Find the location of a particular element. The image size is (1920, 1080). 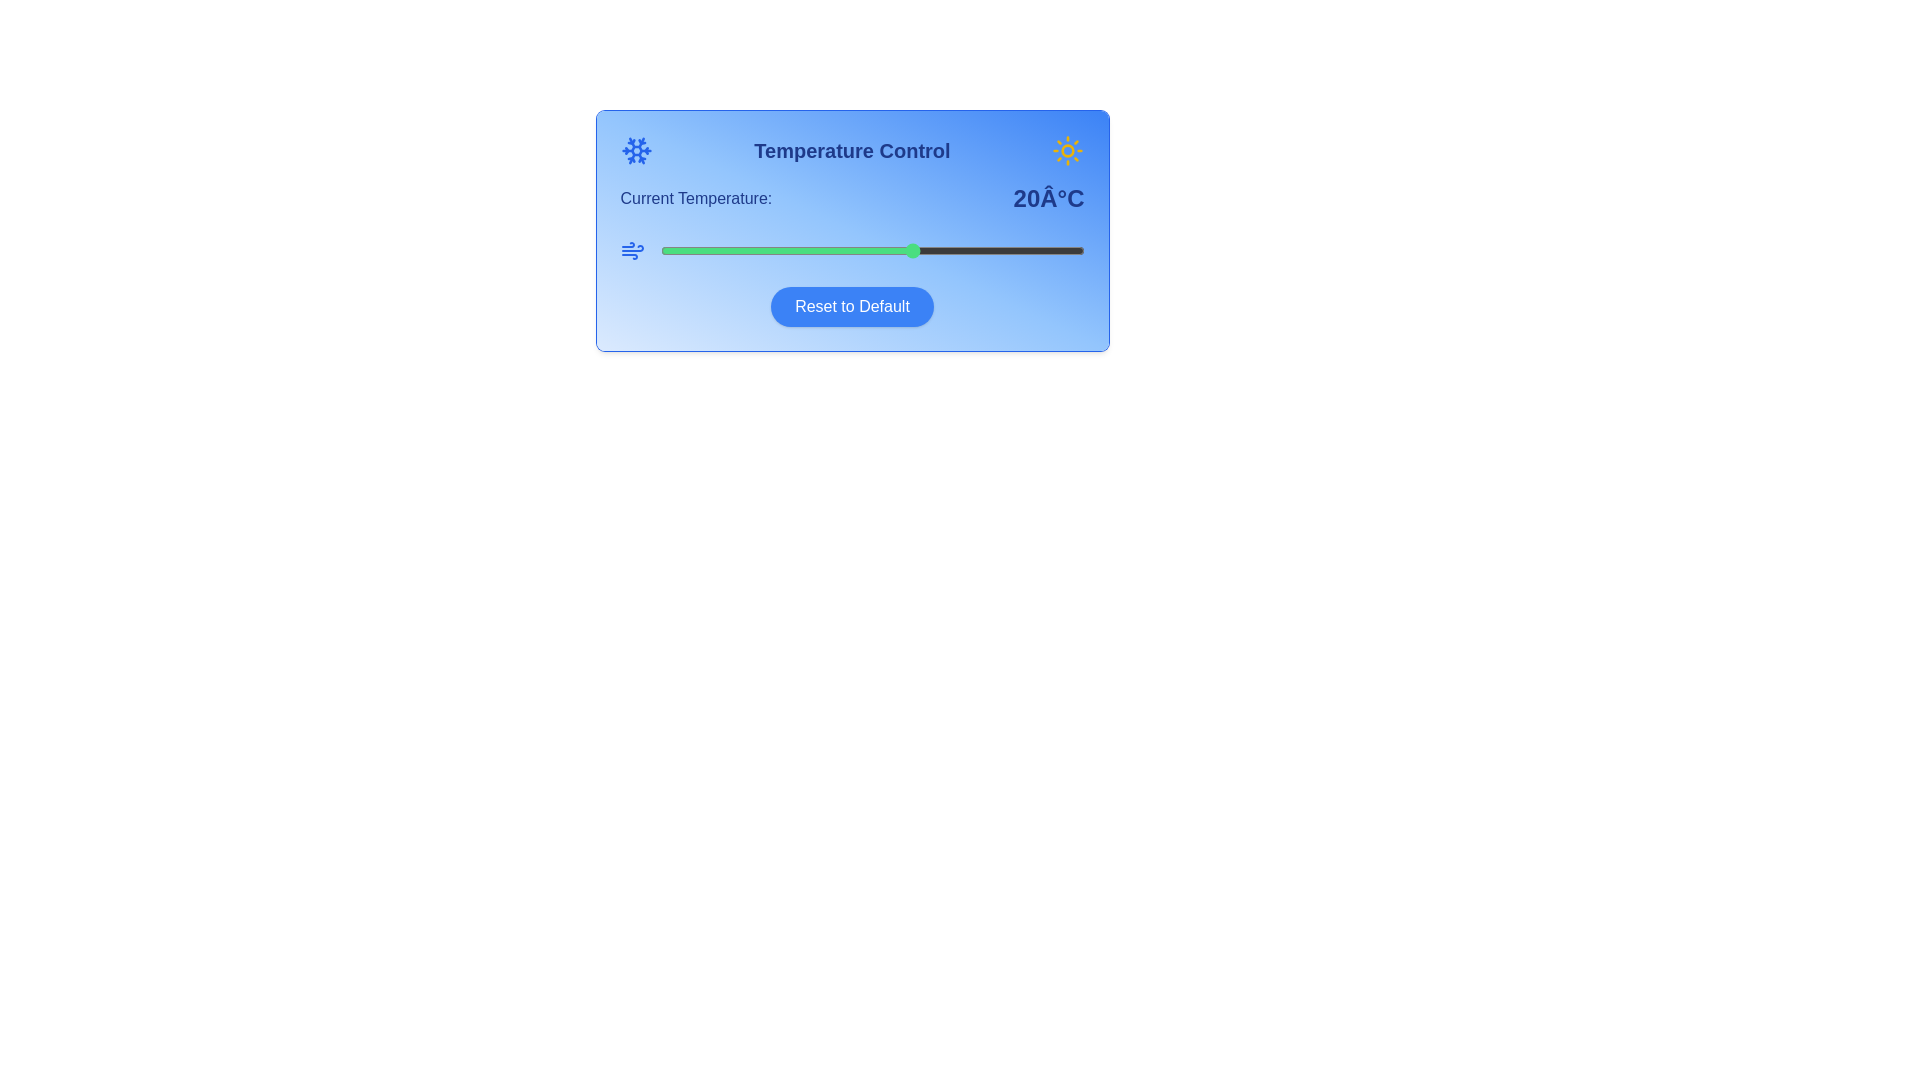

the temperature slider is located at coordinates (1058, 249).